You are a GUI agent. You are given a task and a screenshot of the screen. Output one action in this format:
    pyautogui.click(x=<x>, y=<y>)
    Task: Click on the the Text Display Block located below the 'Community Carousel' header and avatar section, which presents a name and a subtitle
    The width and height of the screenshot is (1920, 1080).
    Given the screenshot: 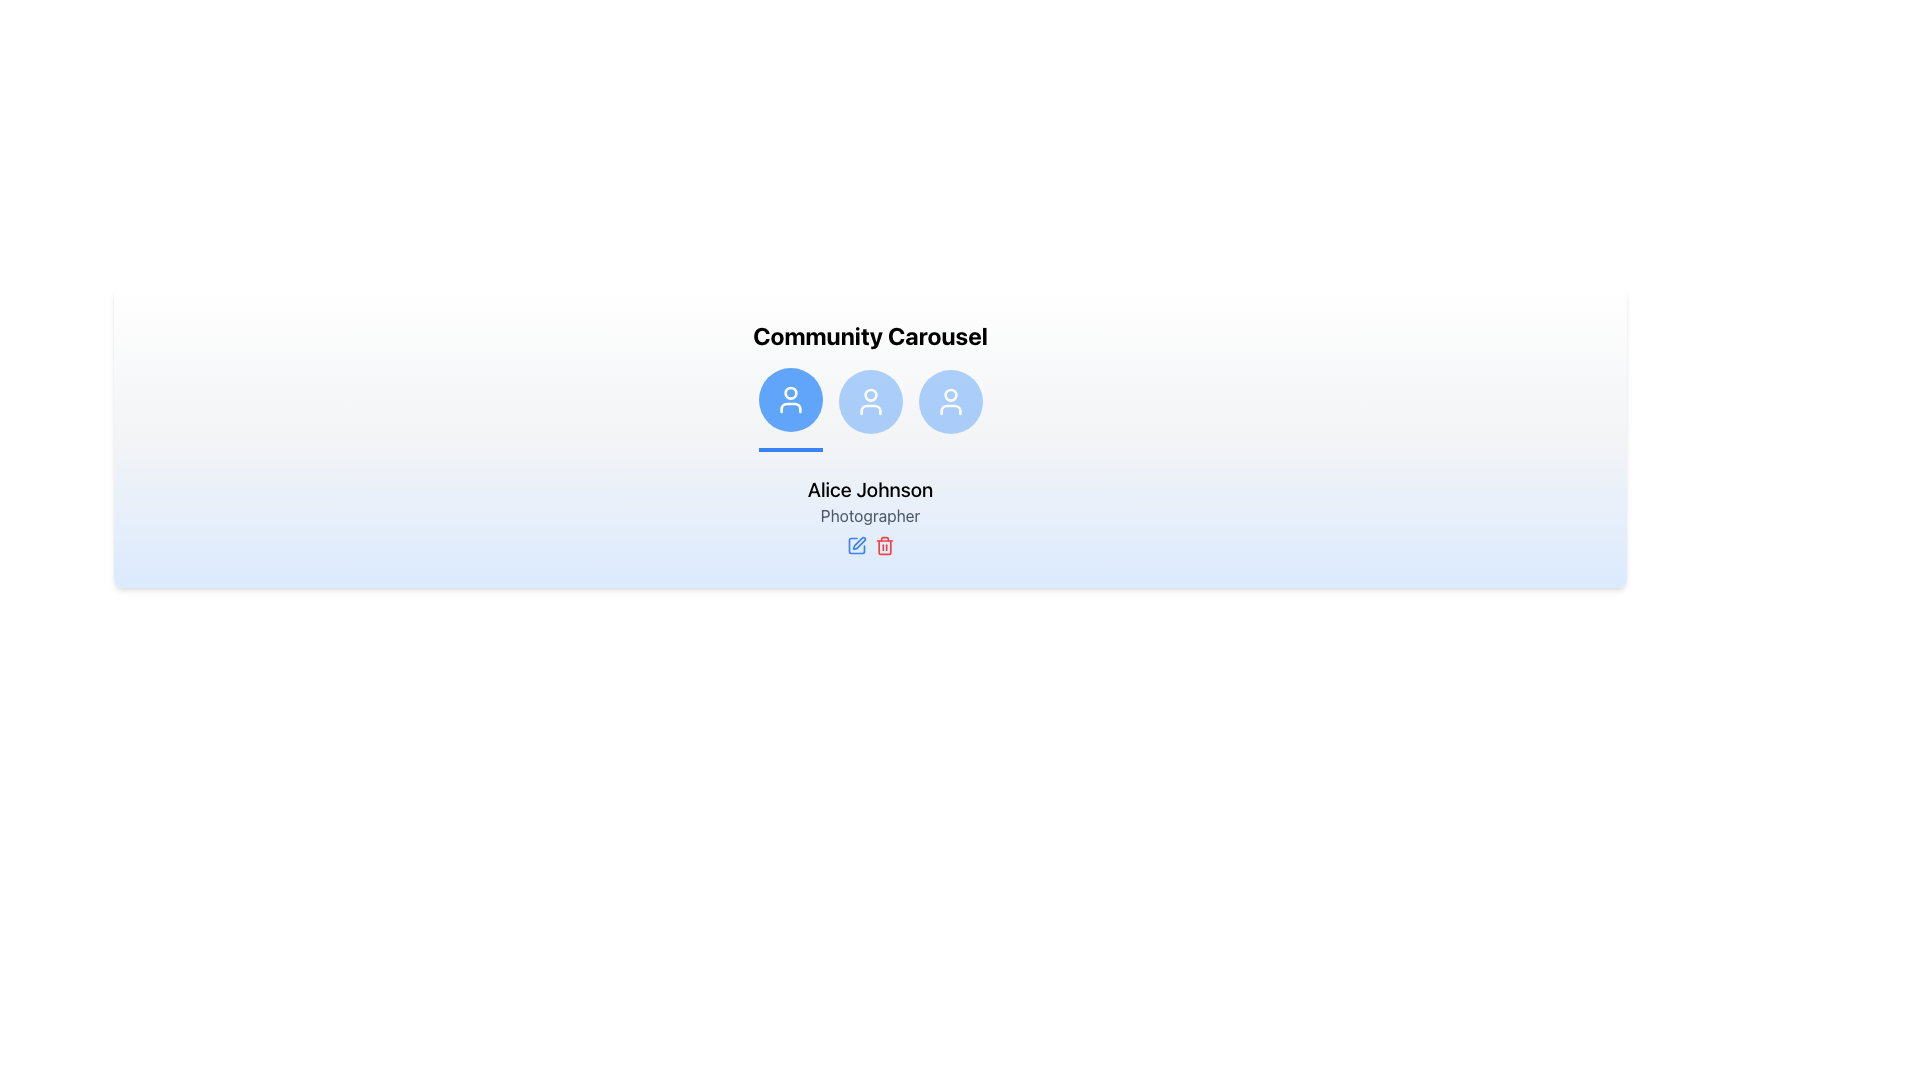 What is the action you would take?
    pyautogui.click(x=870, y=515)
    